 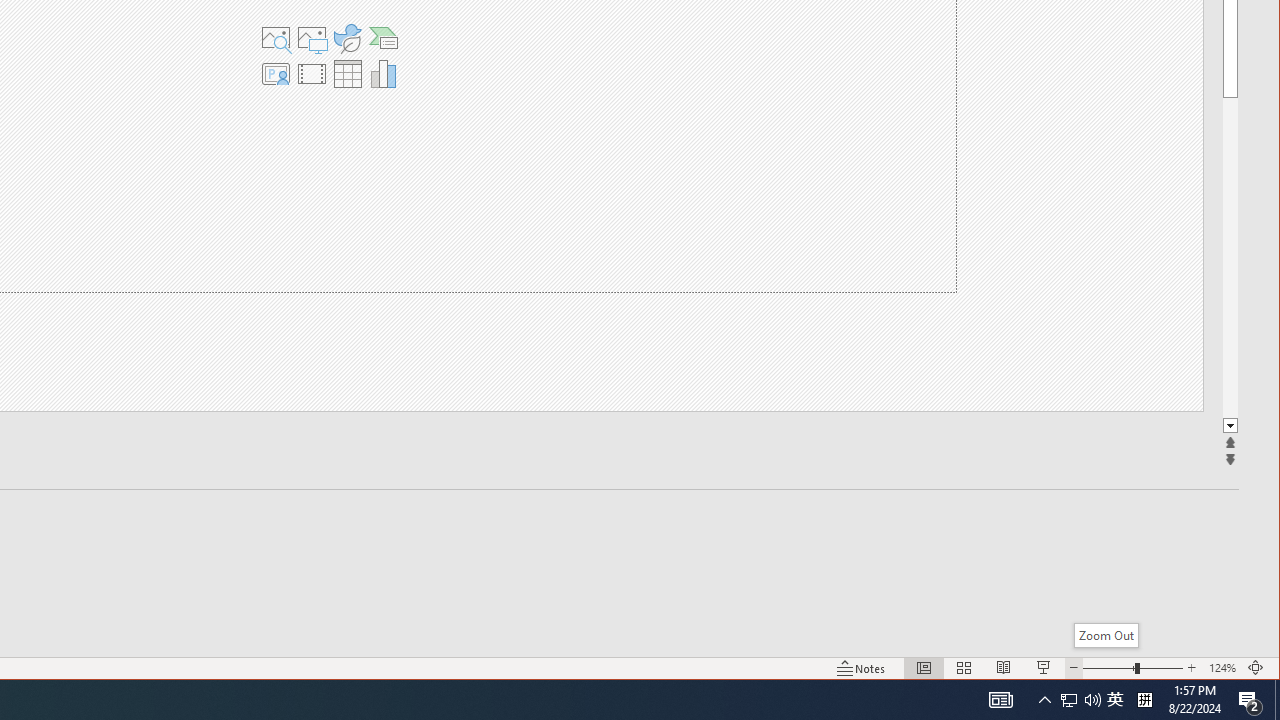 What do you see at coordinates (384, 73) in the screenshot?
I see `'Insert Chart'` at bounding box center [384, 73].